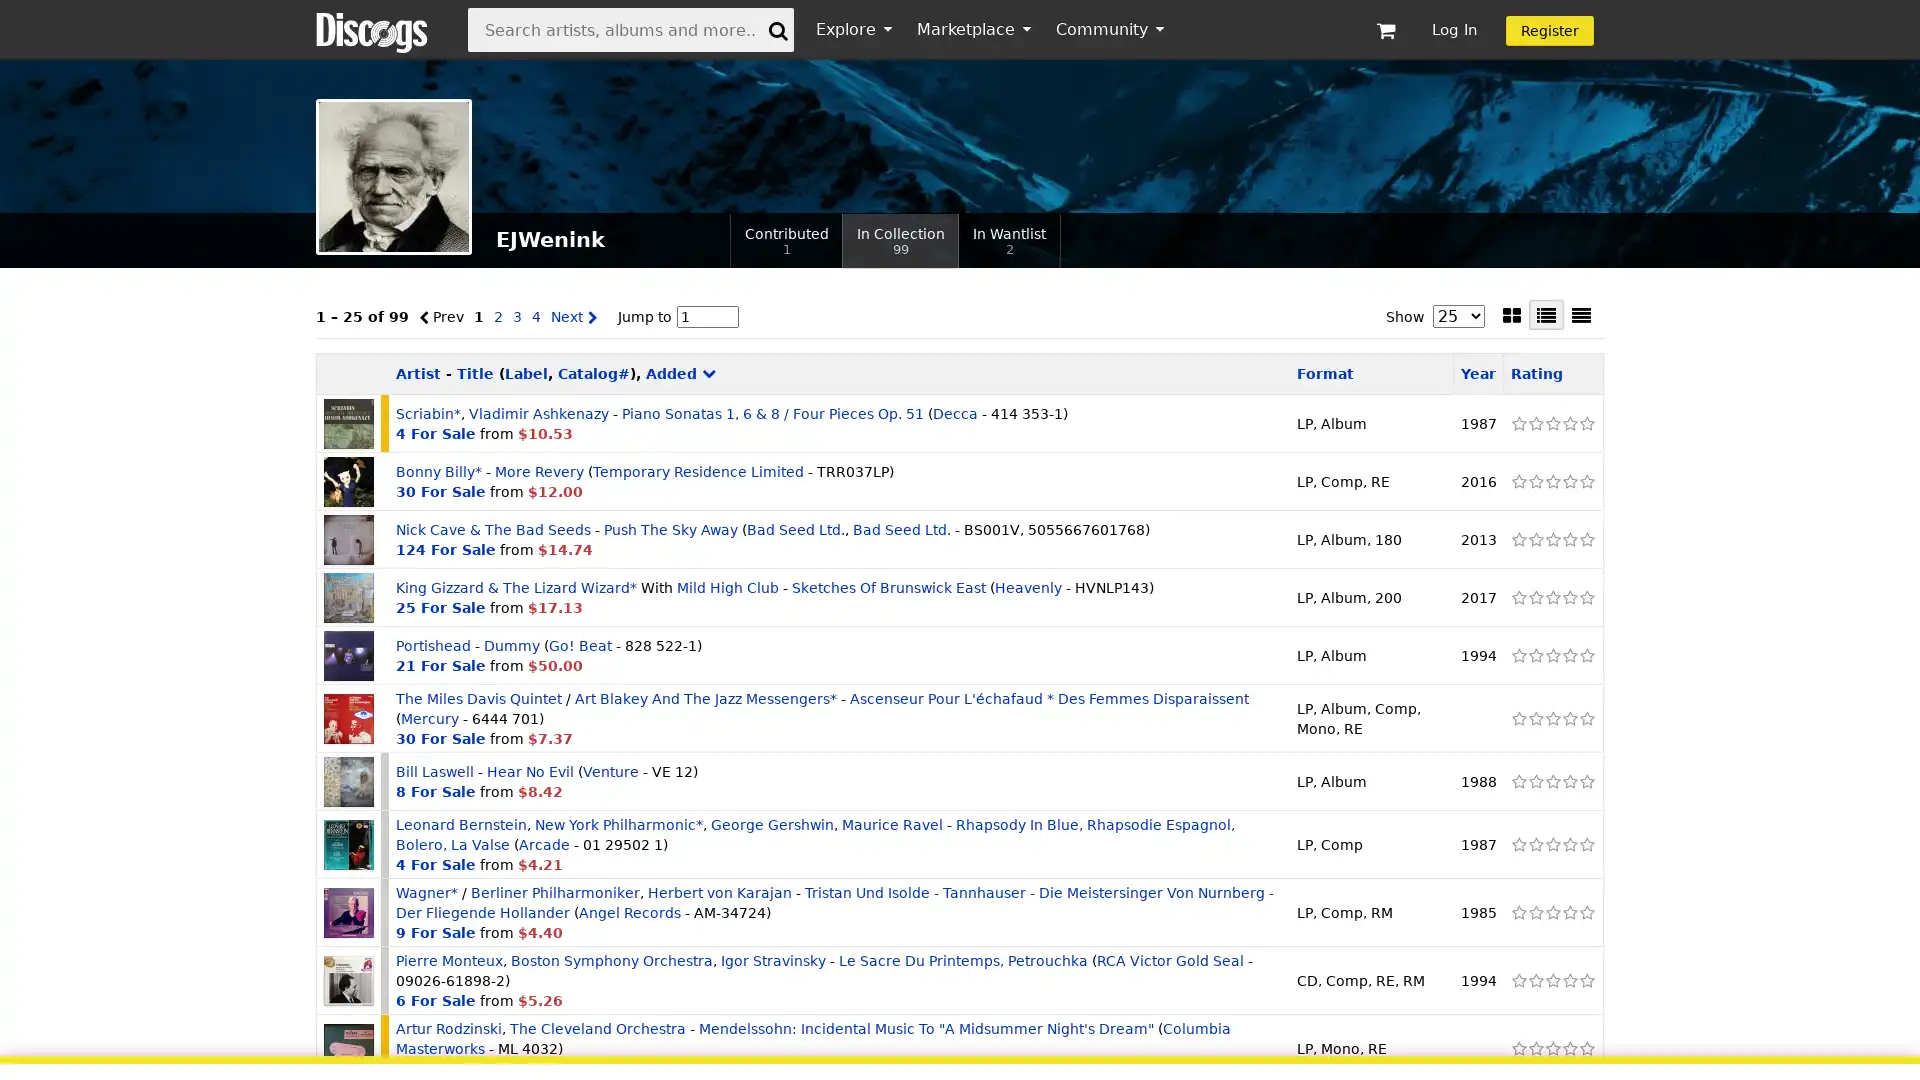  Describe the element at coordinates (1551, 596) in the screenshot. I see `Rate this release 3 stars.` at that location.